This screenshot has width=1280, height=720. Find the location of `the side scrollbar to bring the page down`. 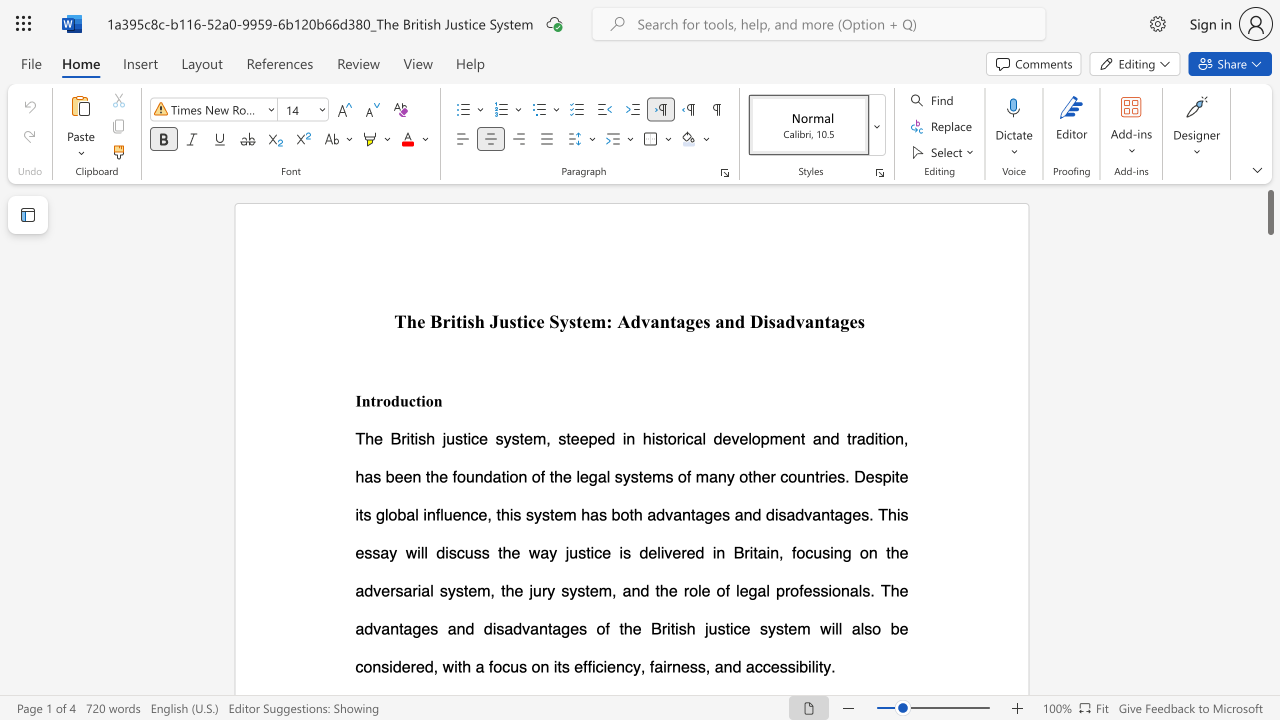

the side scrollbar to bring the page down is located at coordinates (1269, 418).